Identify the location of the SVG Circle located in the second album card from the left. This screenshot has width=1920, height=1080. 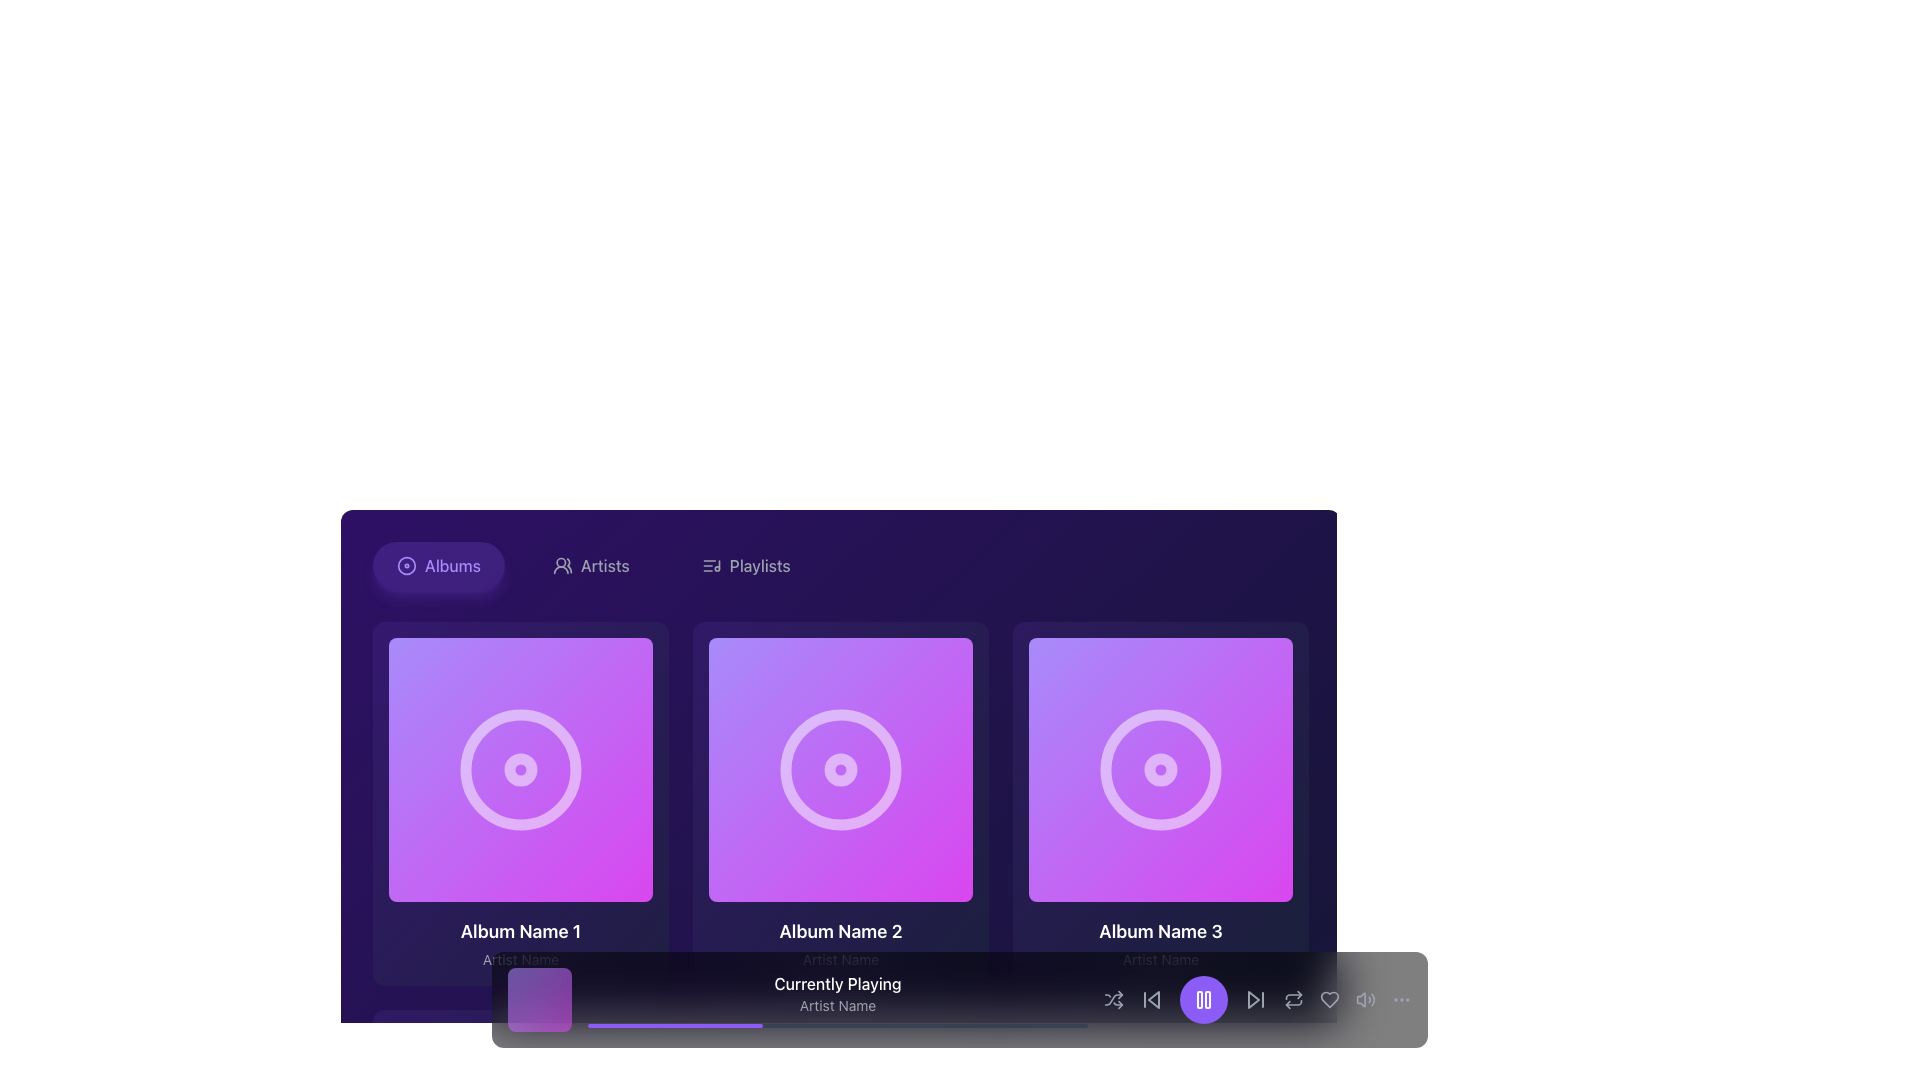
(840, 769).